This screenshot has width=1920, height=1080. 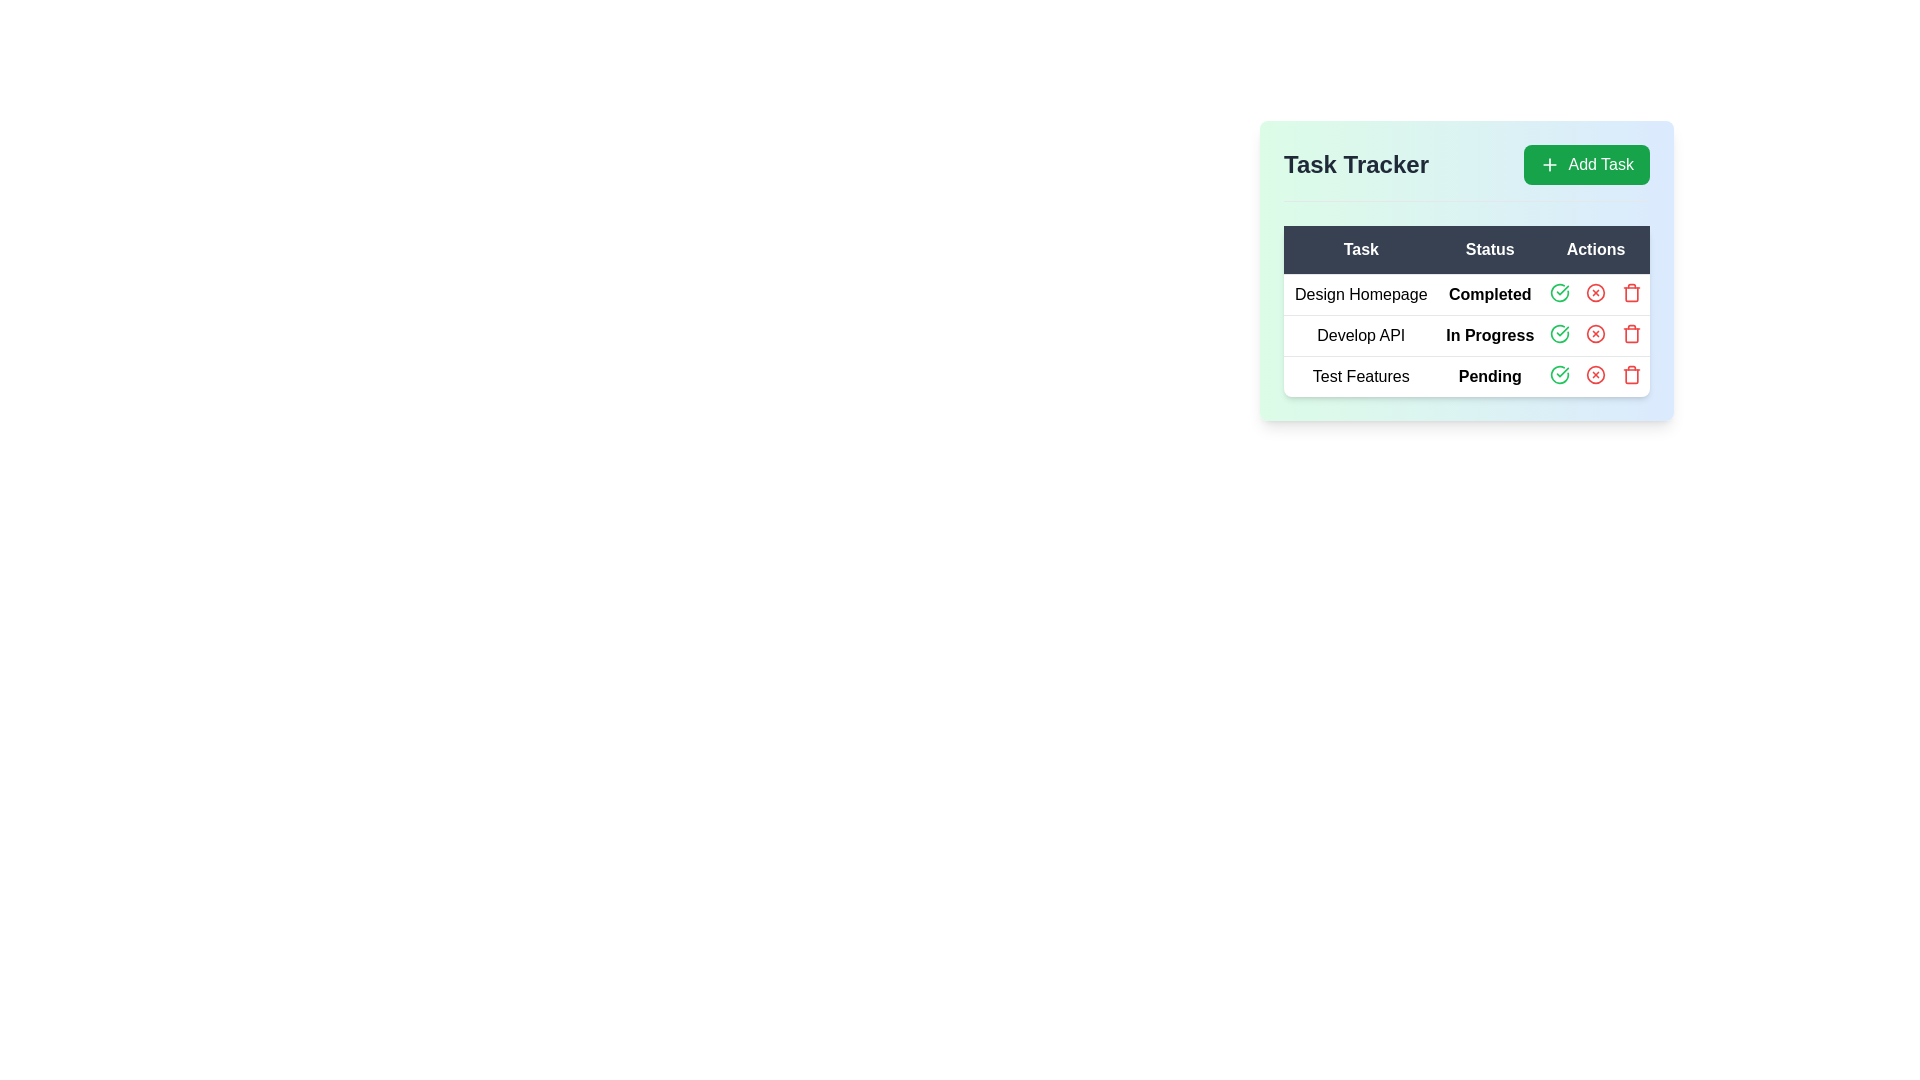 What do you see at coordinates (1559, 293) in the screenshot?
I see `the green circular button with a checkmark inside it, located under the 'Actions' column in the first row for the 'Design Homepage' task, to confirm or complete the task` at bounding box center [1559, 293].